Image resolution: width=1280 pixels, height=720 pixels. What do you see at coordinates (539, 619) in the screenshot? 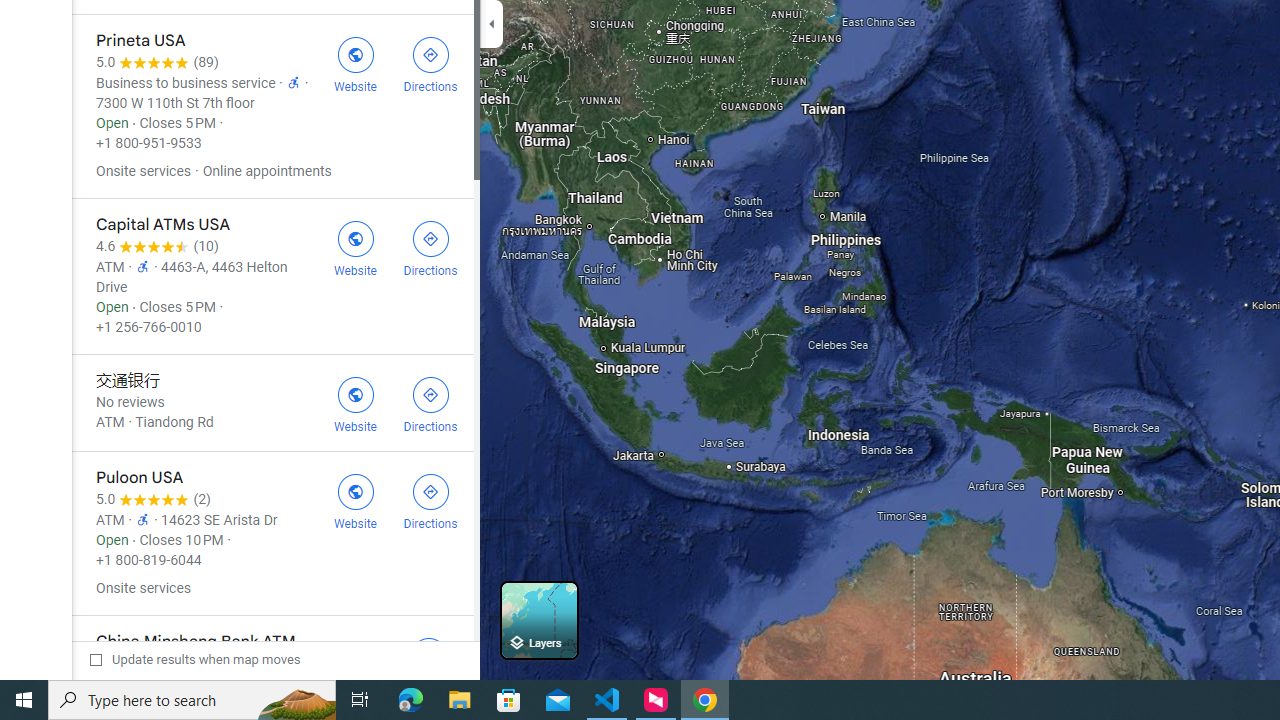
I see `'Layers'` at bounding box center [539, 619].